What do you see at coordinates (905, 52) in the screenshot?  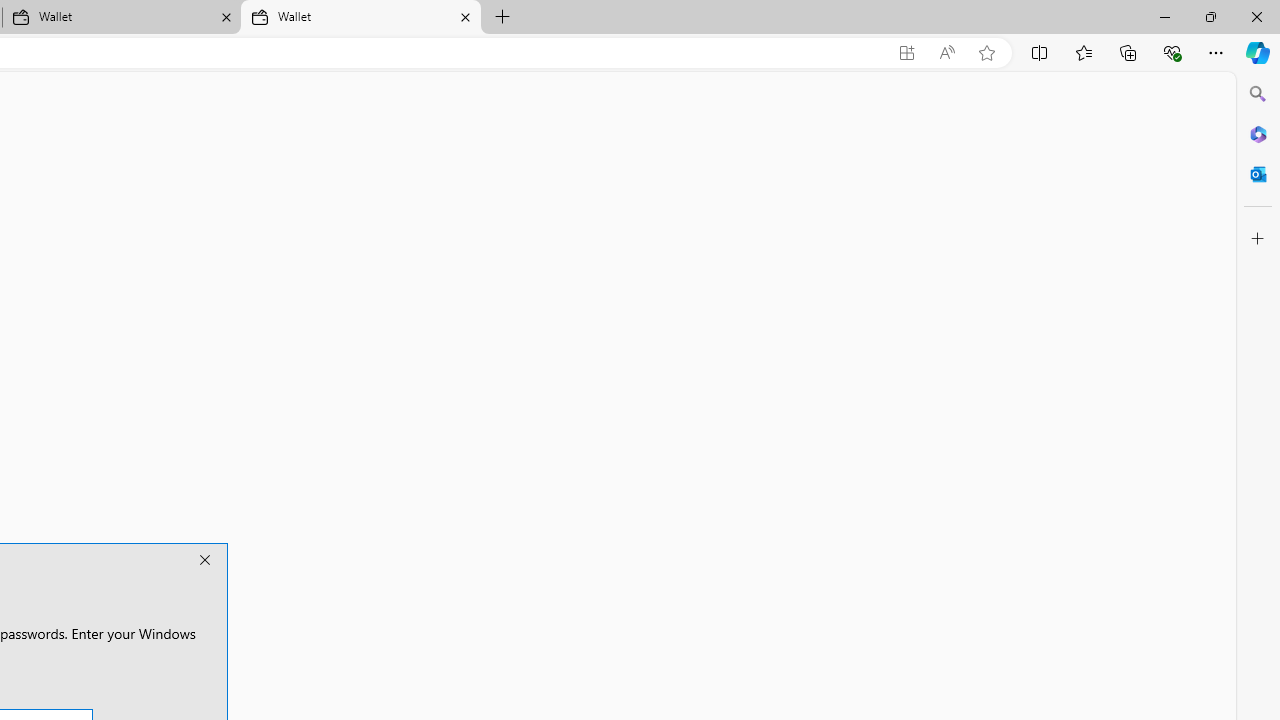 I see `'App available. Install Microsoft Wallet'` at bounding box center [905, 52].